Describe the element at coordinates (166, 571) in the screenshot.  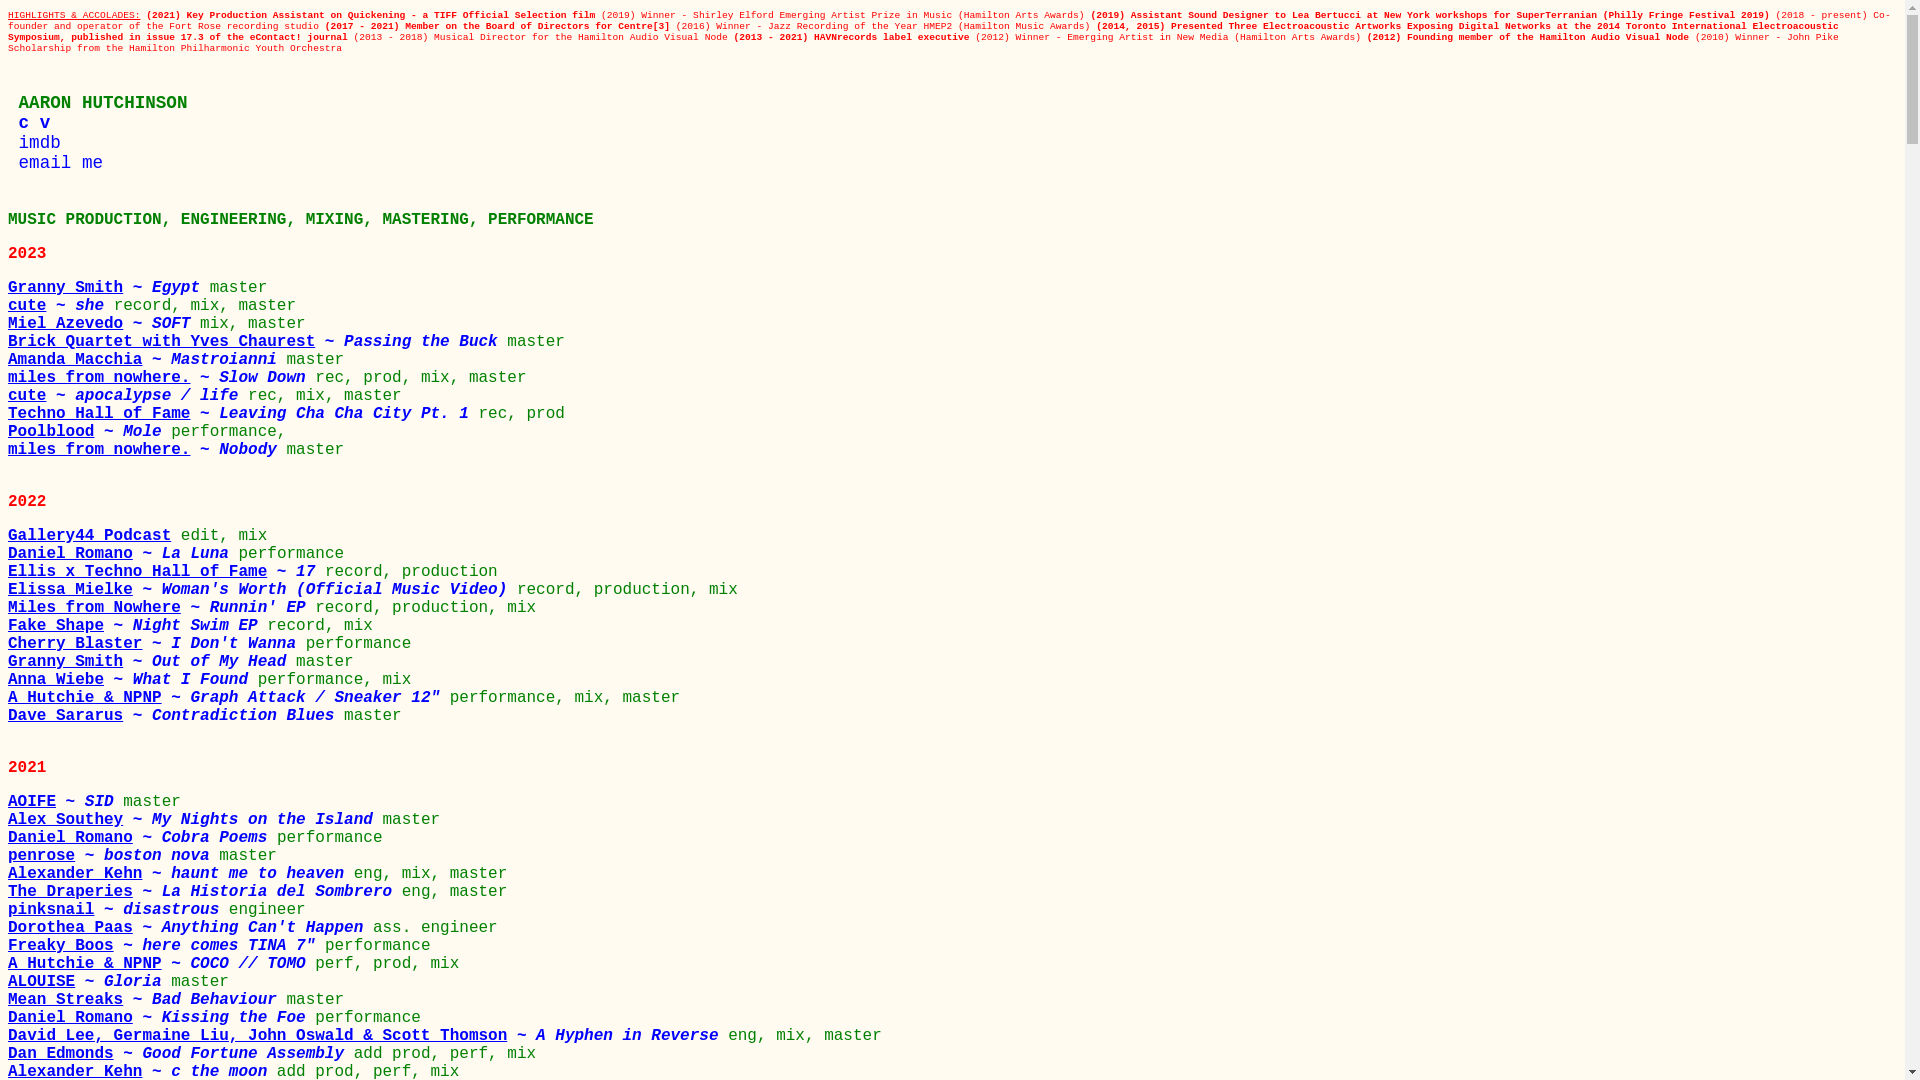
I see `'Ellis x Techno Hall of Fame ~ 17'` at that location.